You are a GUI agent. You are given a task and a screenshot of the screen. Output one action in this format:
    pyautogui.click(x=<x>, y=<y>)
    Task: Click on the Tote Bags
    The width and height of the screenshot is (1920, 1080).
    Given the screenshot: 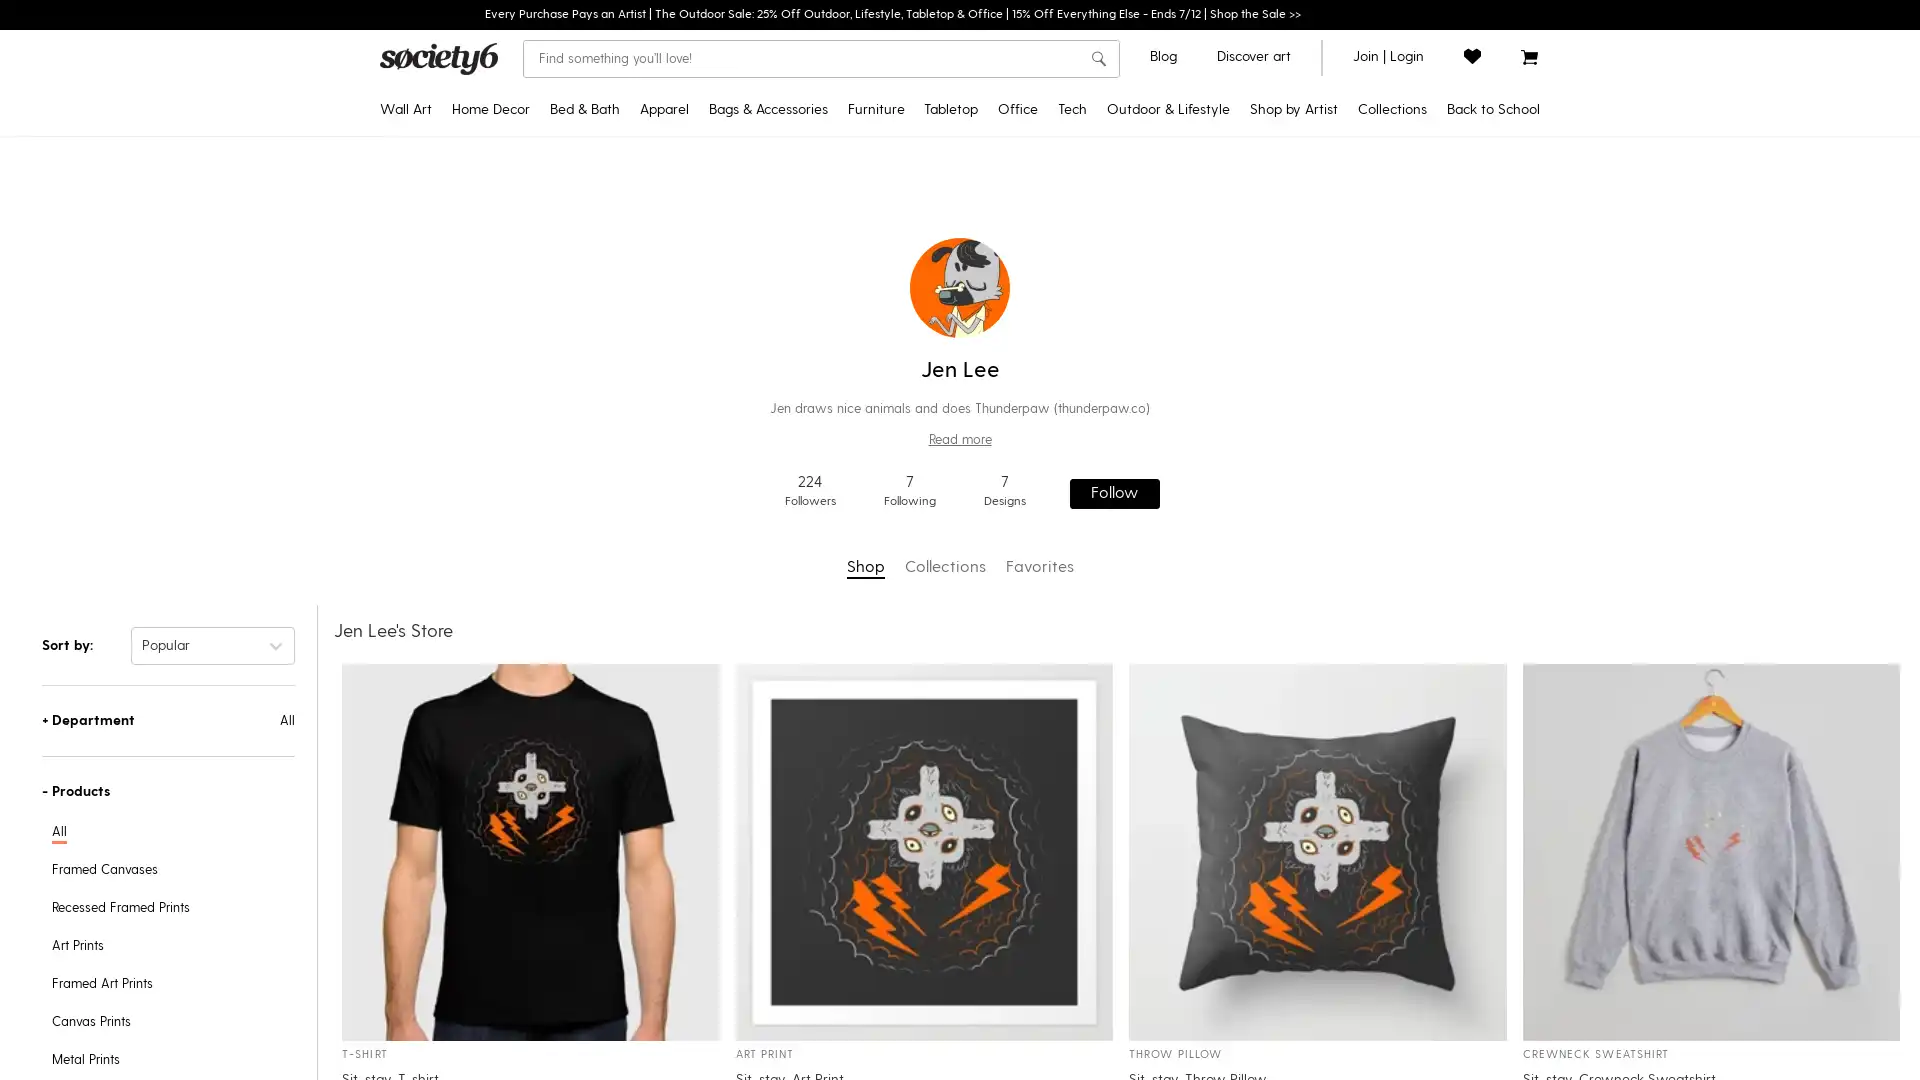 What is the action you would take?
    pyautogui.click(x=781, y=160)
    